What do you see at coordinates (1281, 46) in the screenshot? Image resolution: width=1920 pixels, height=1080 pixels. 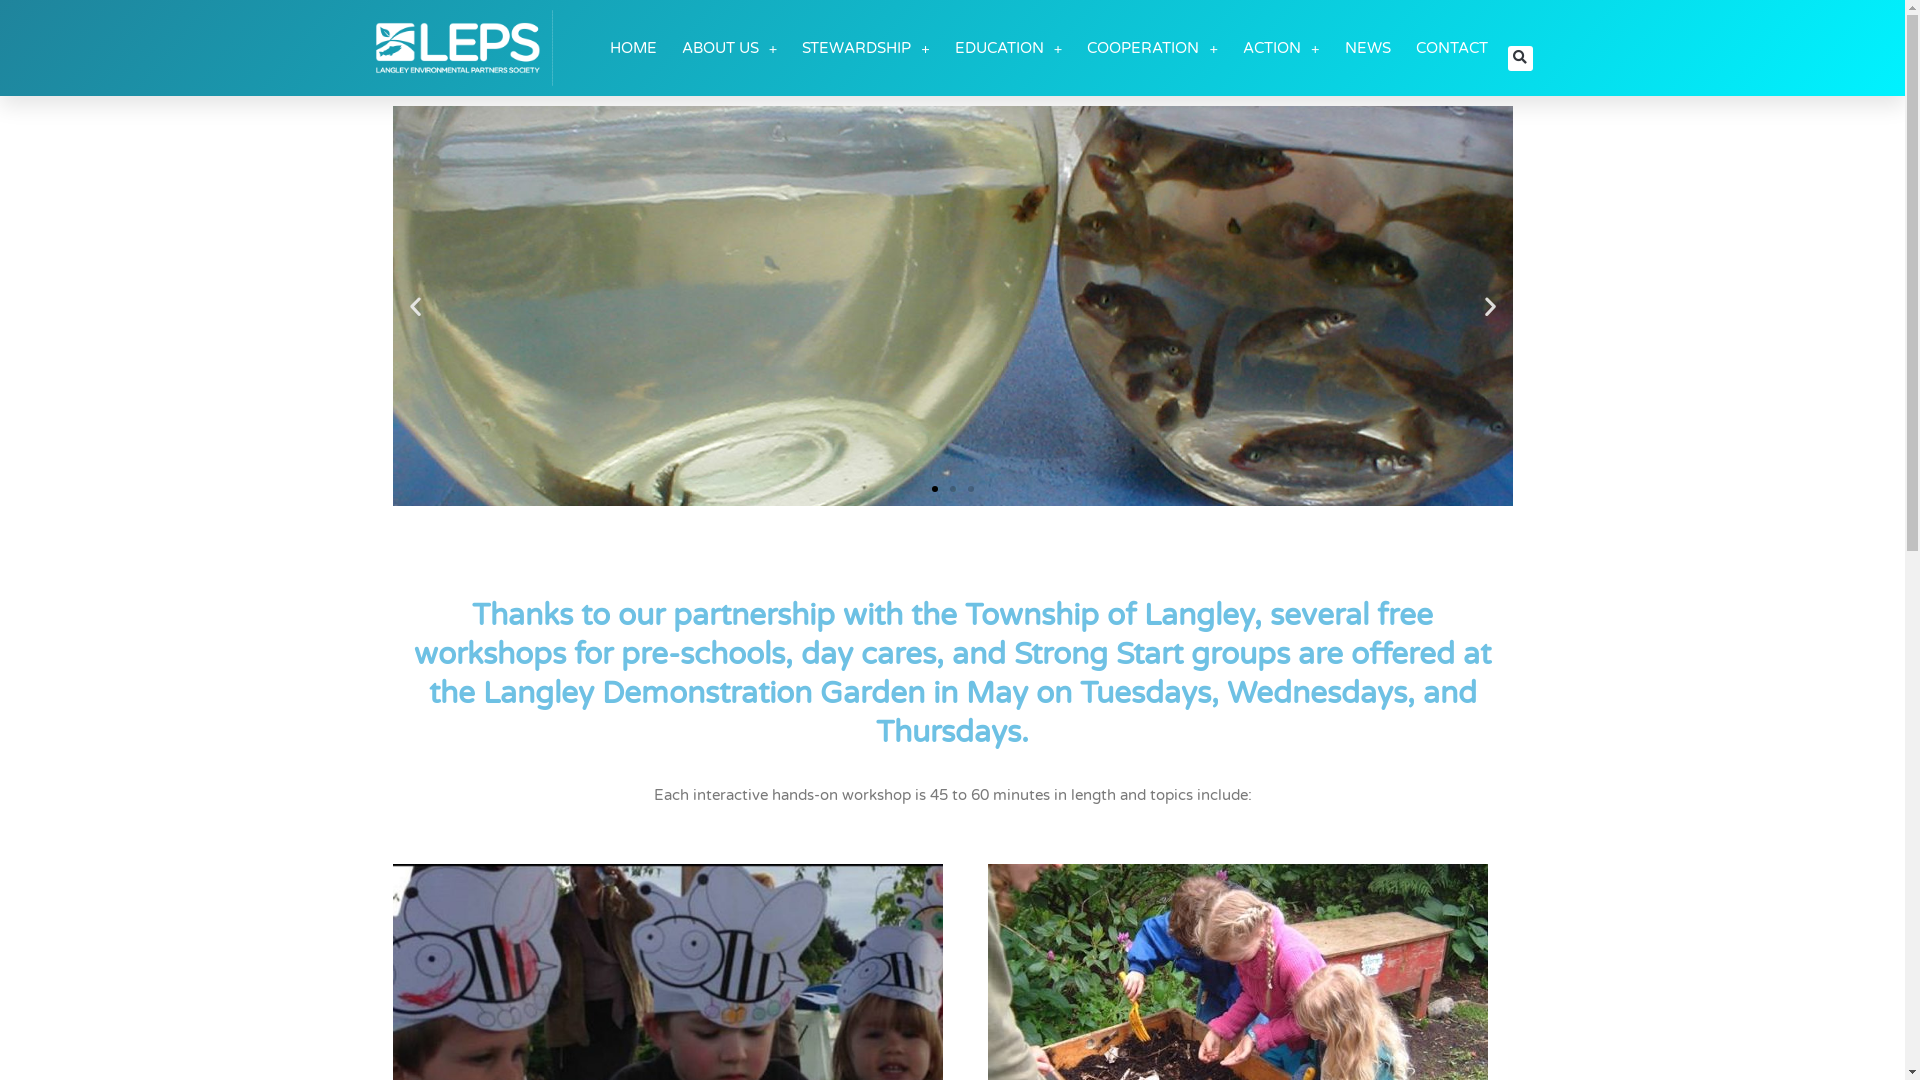 I see `'ACTION'` at bounding box center [1281, 46].